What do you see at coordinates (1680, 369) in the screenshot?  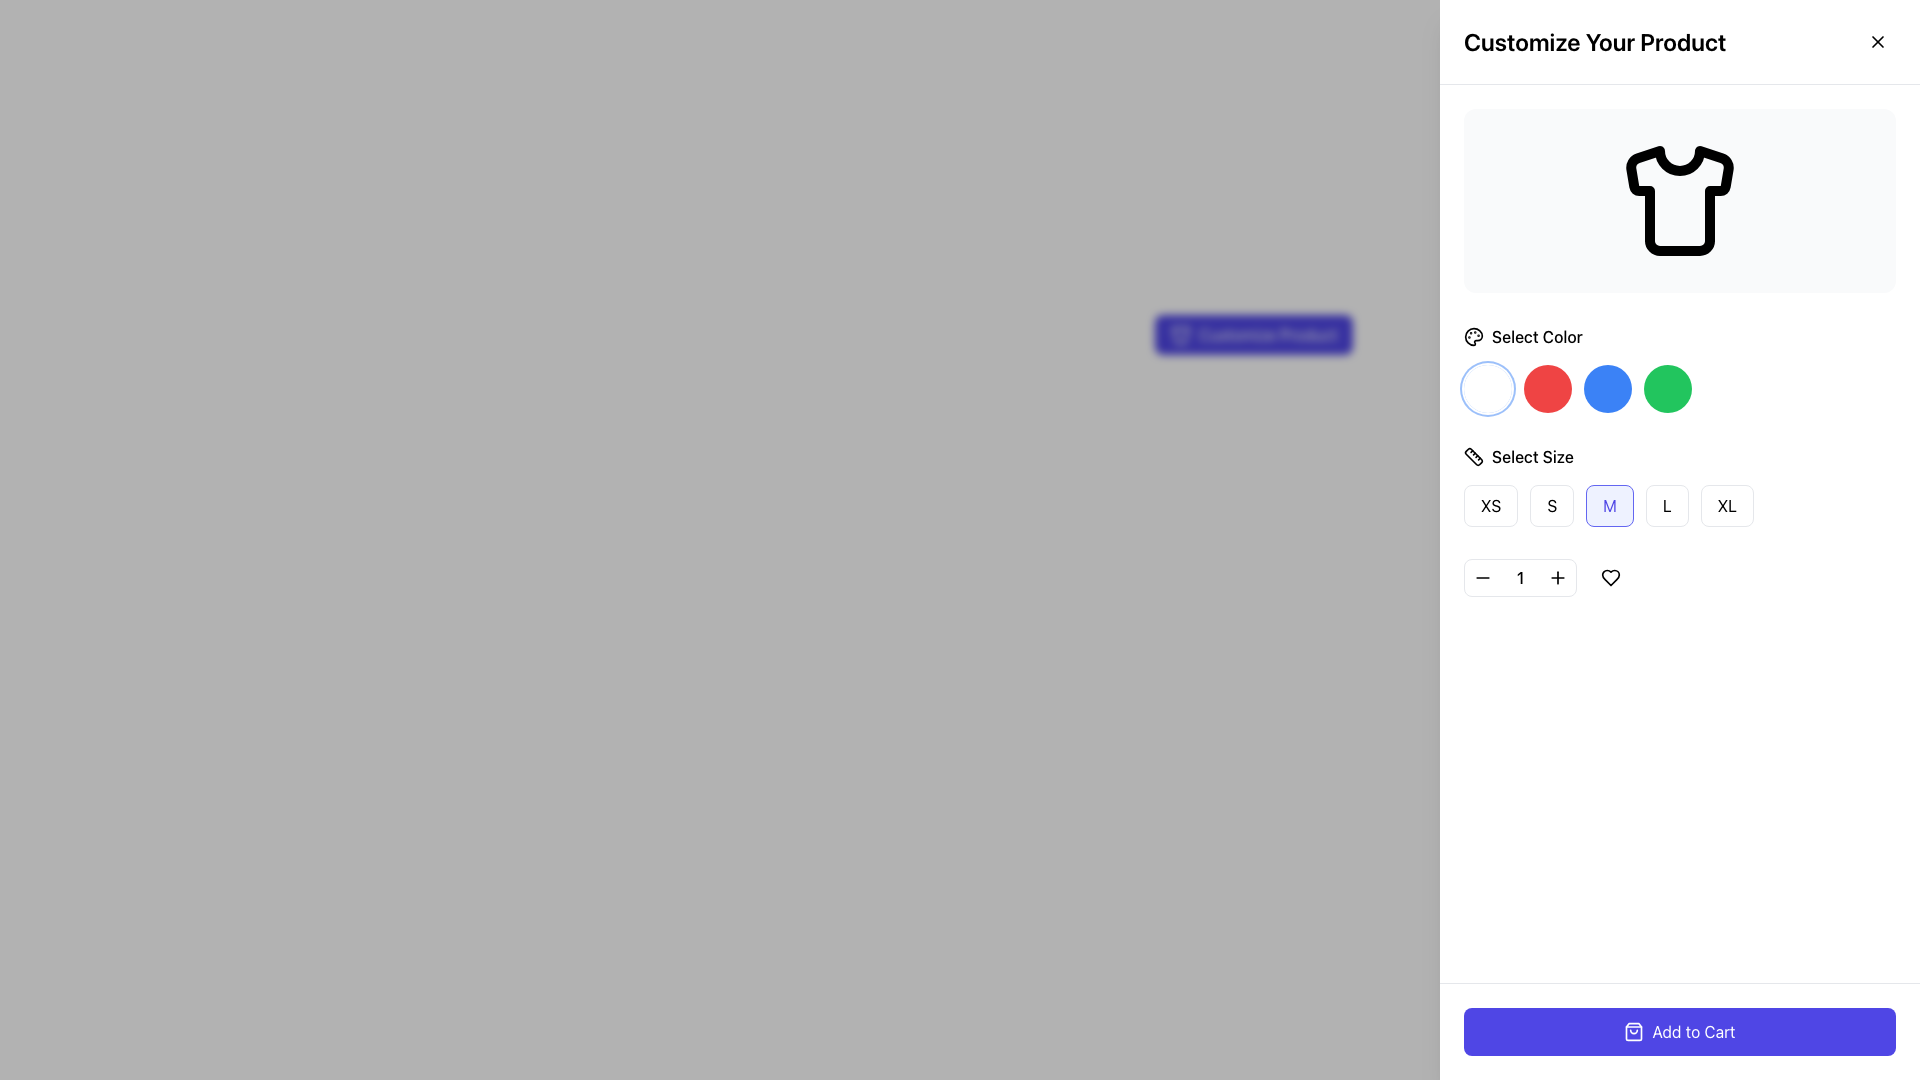 I see `the green circular color selector button, which is the fourth in a row of color options` at bounding box center [1680, 369].